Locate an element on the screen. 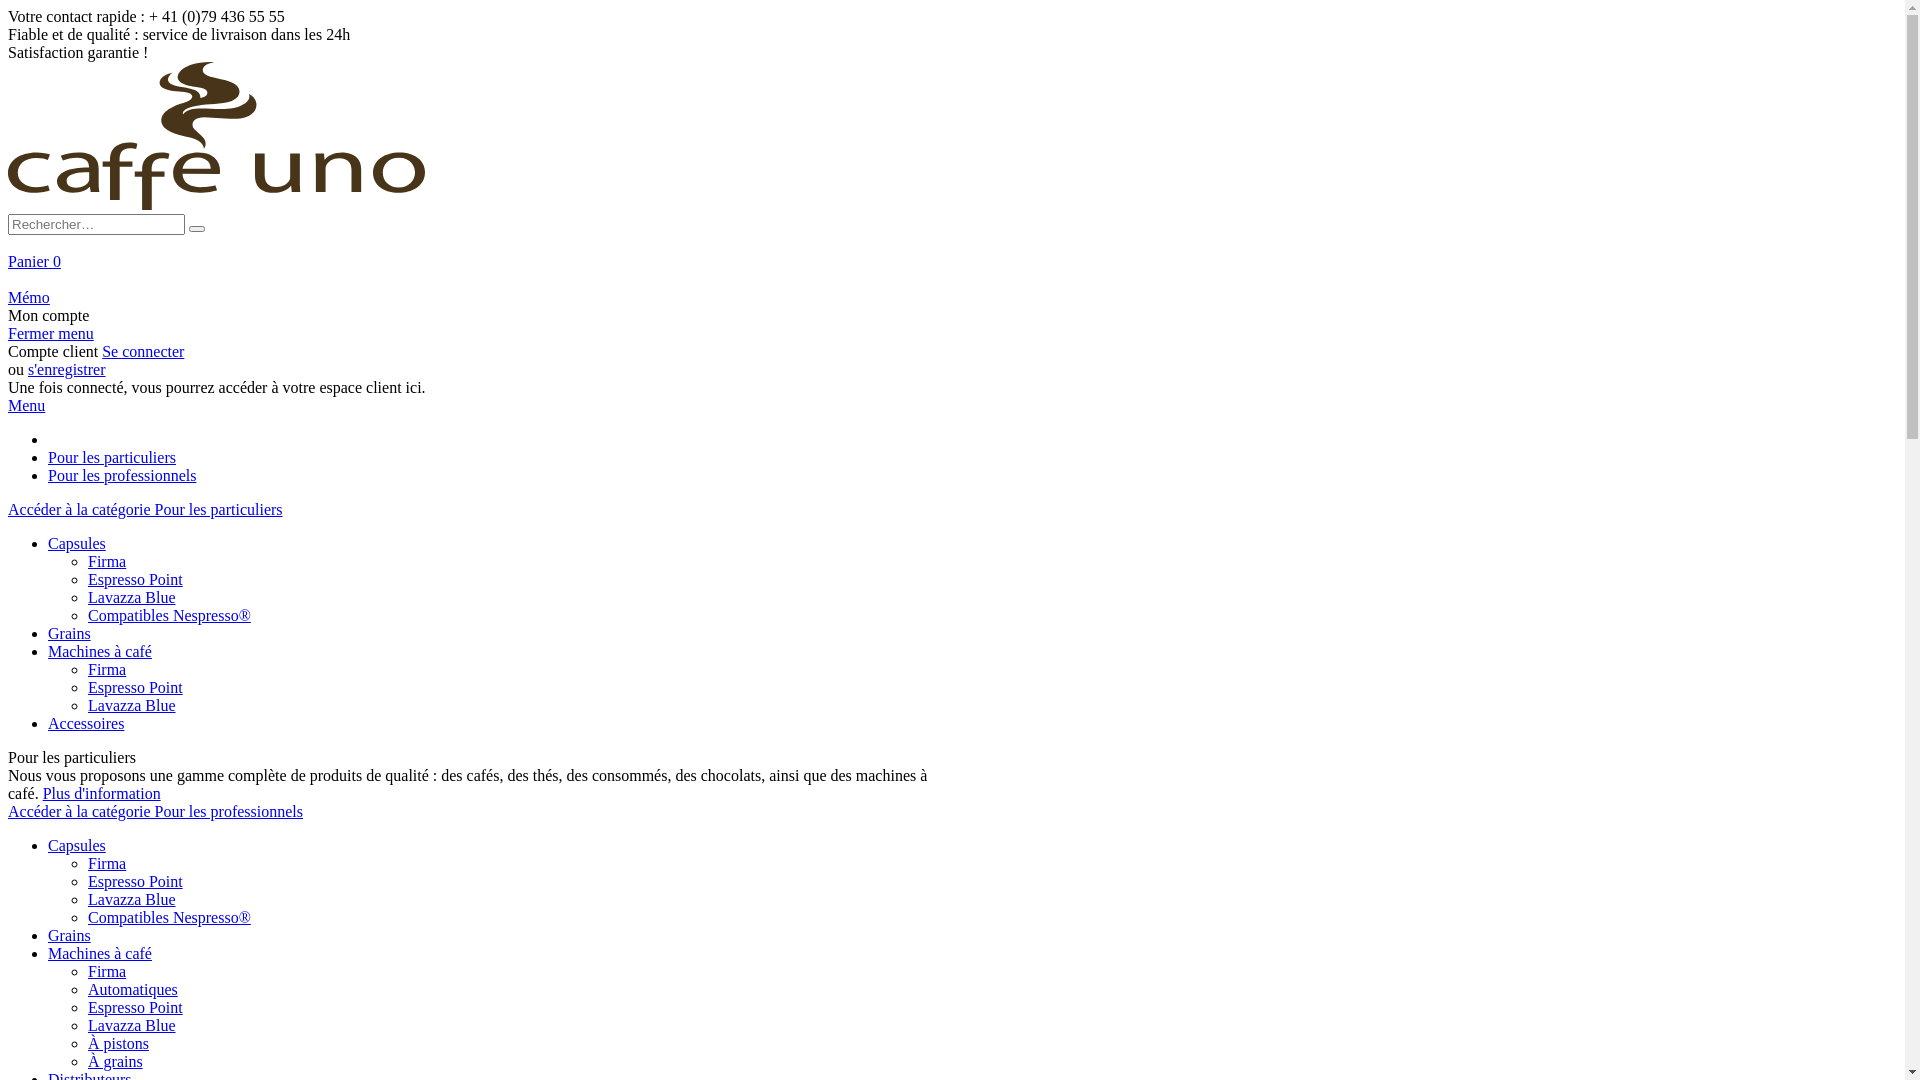 The image size is (1920, 1080). 'Panier 0' is located at coordinates (8, 259).